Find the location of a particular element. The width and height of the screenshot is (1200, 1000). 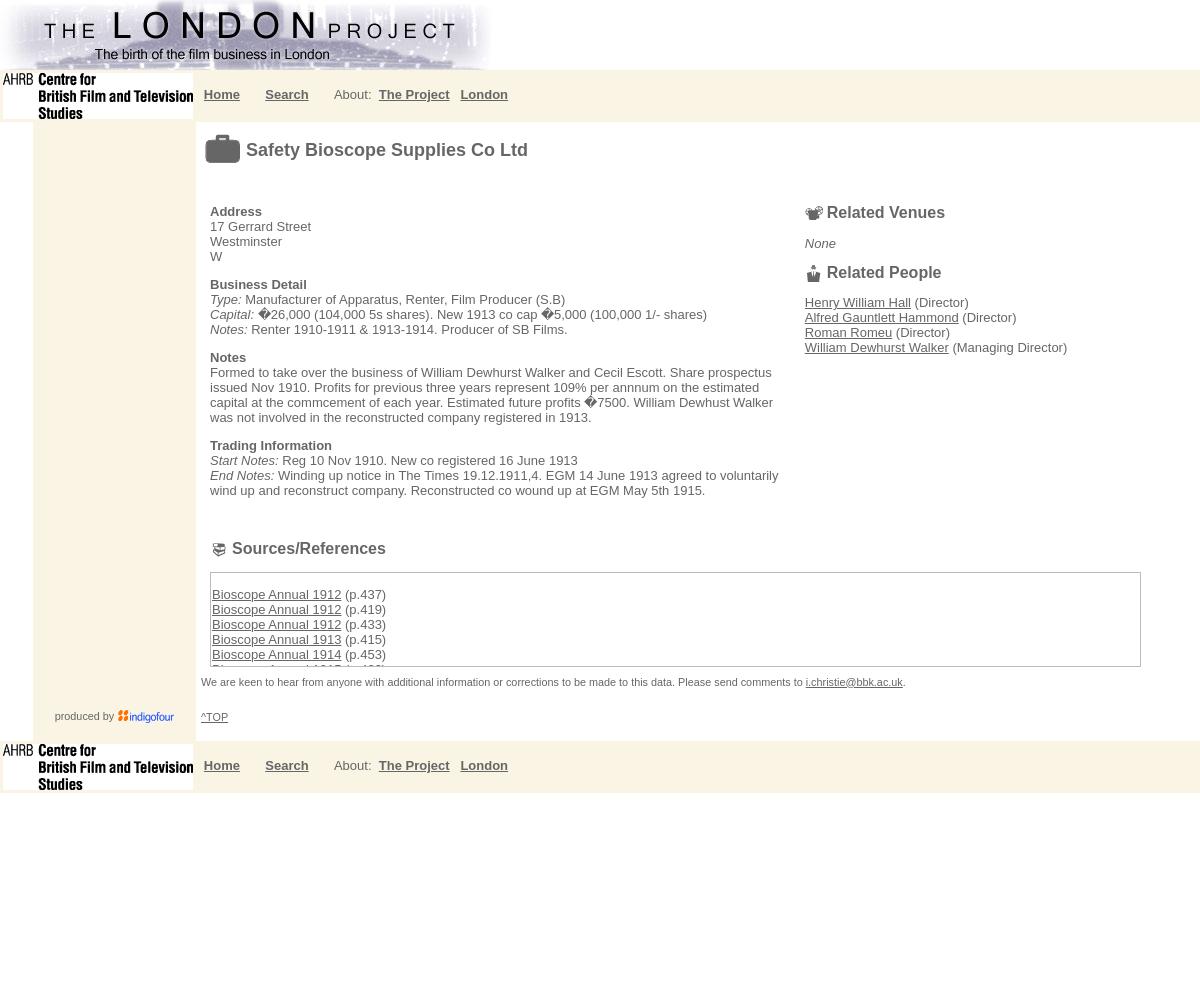

'(p.429)' is located at coordinates (363, 668).